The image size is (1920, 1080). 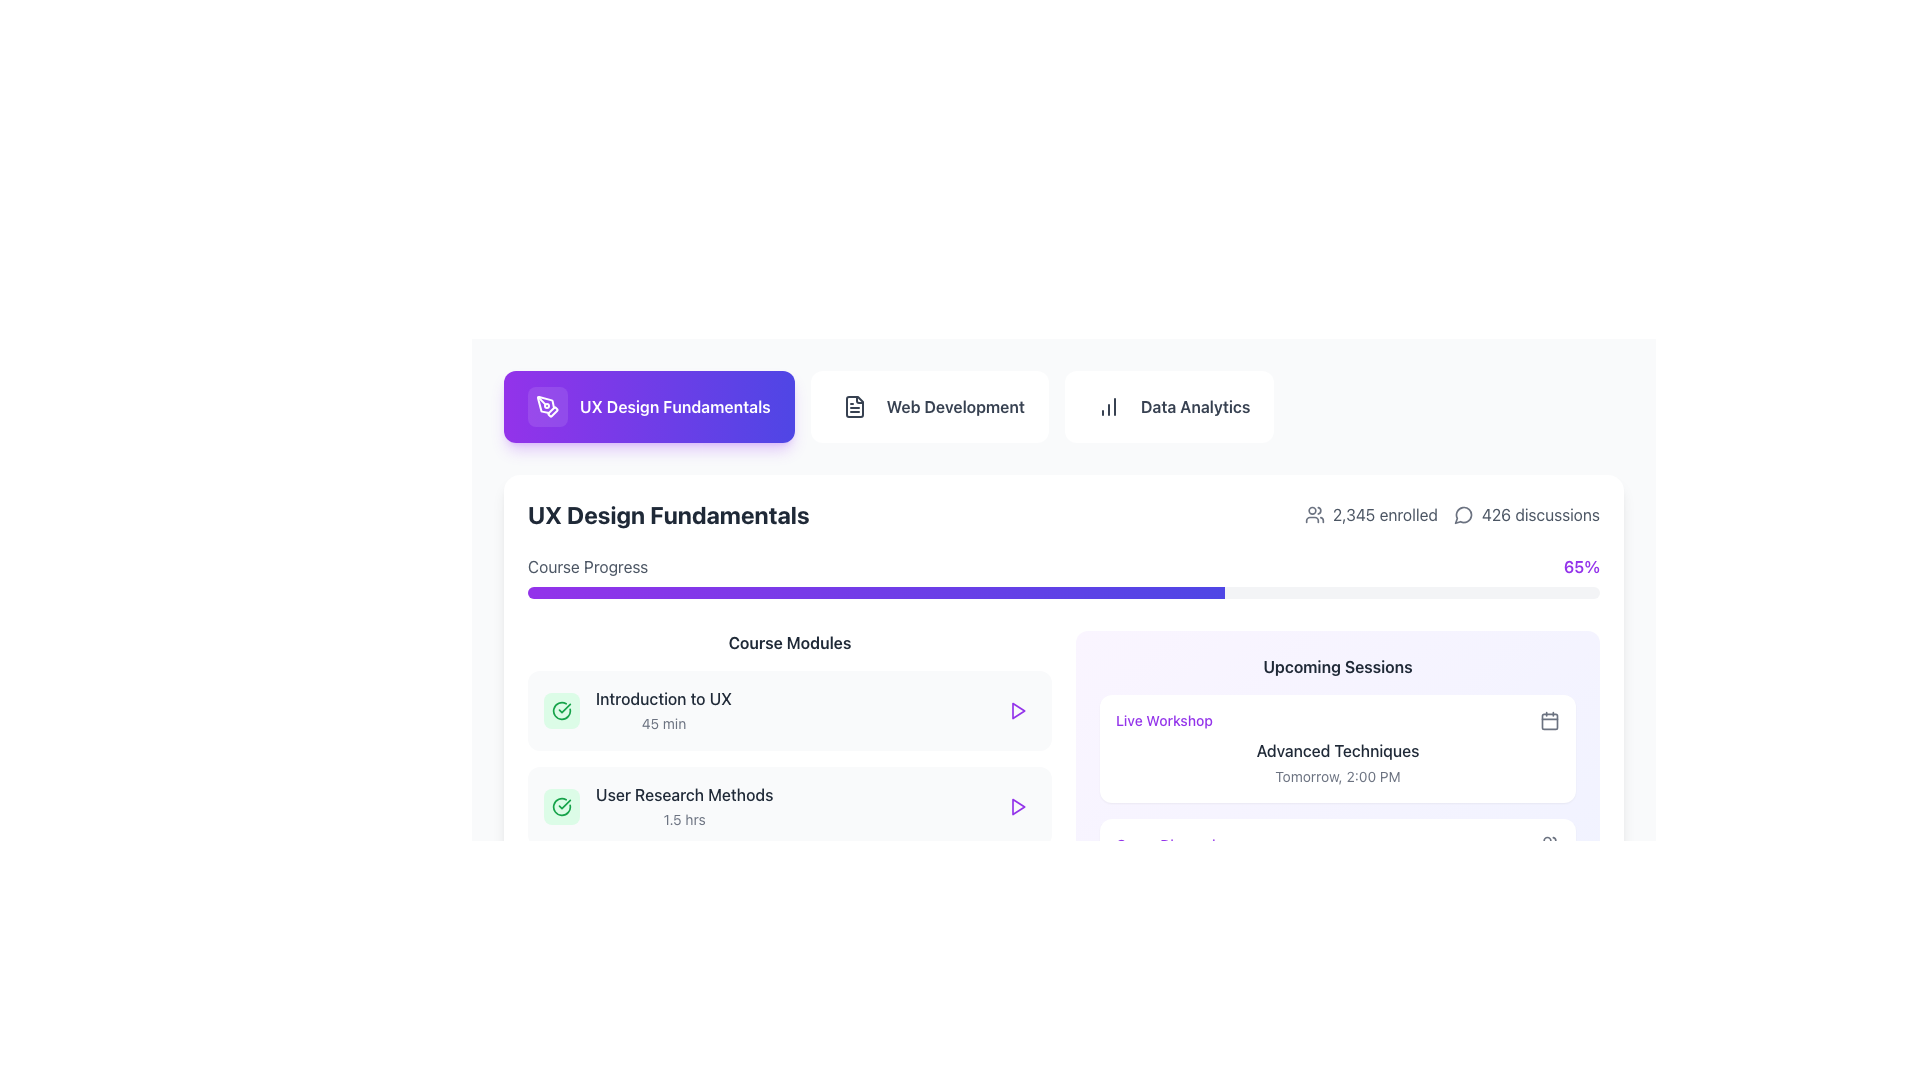 I want to click on the button labeled 'UX Design Fundamentals', which is the first button in a horizontal list with a gradient background from purple to blue and contains a pen tool icon, so click(x=649, y=406).